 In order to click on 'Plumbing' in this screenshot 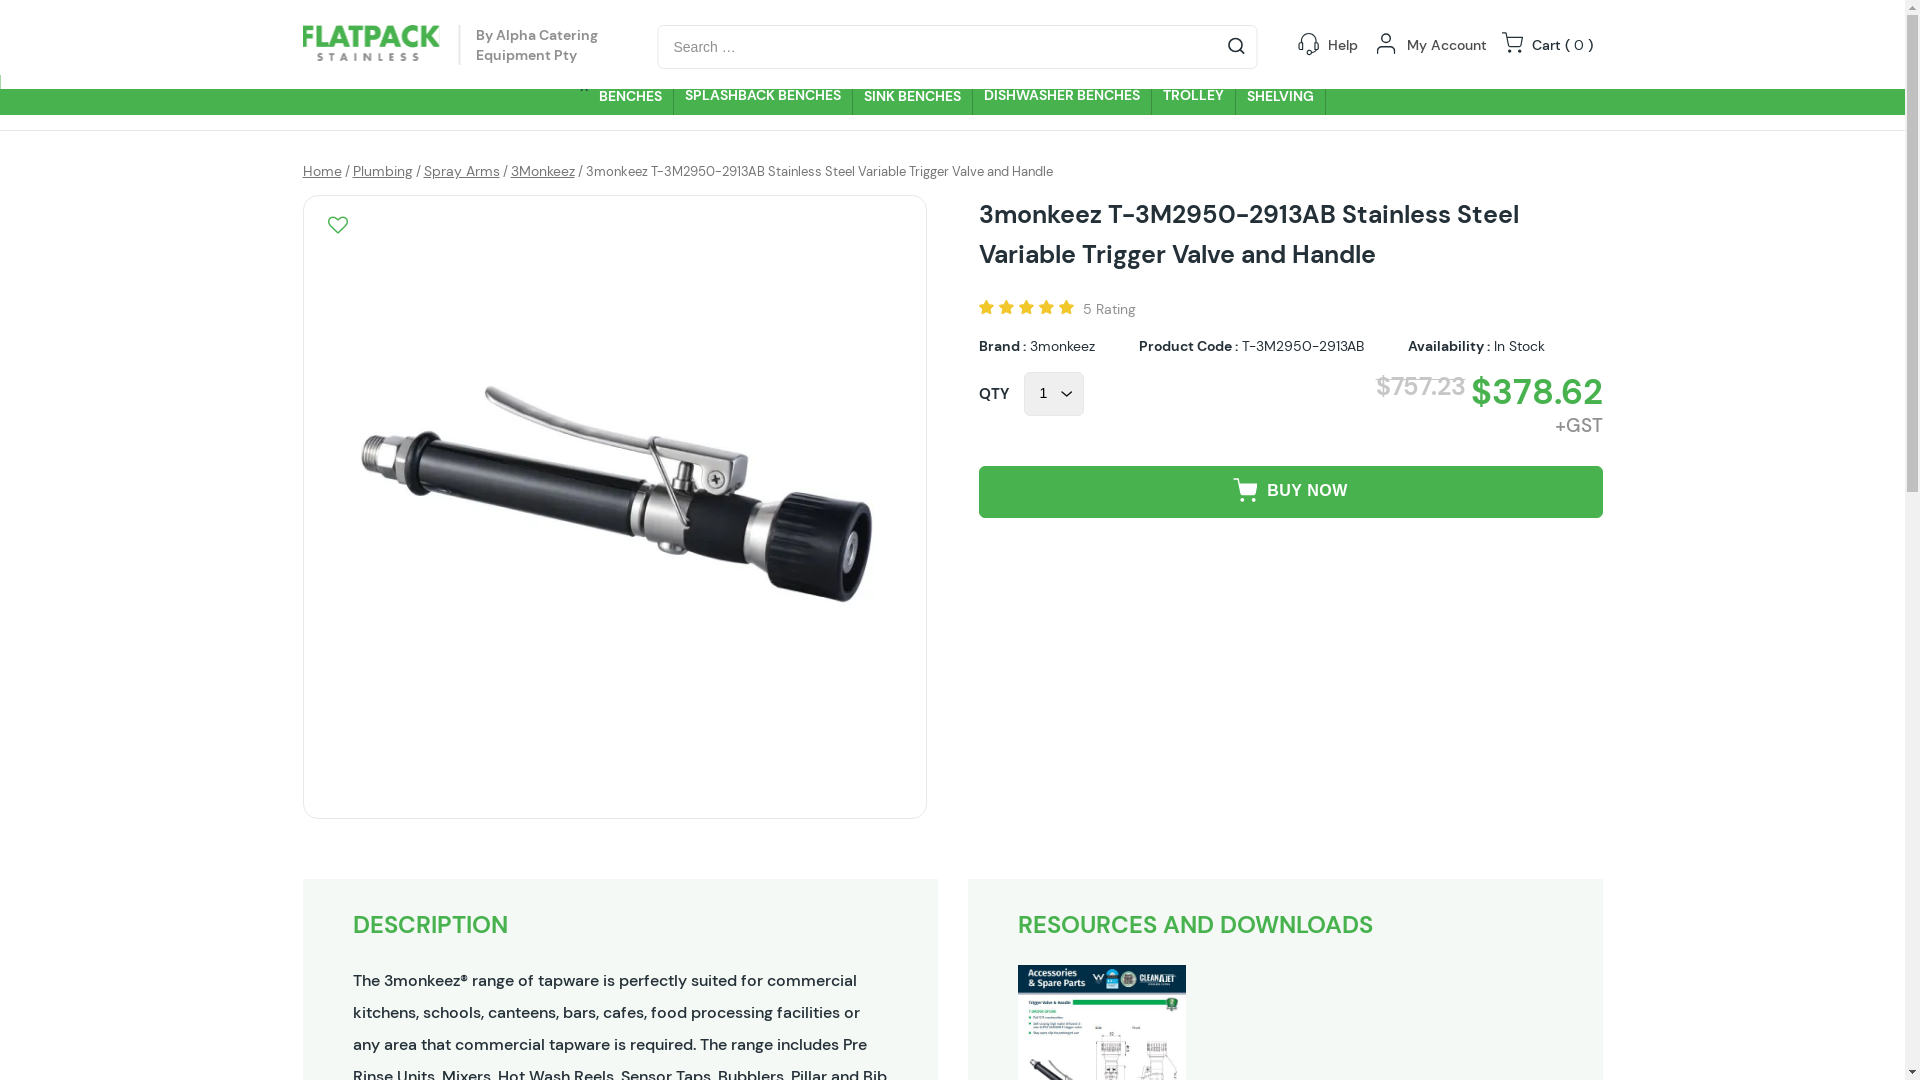, I will do `click(382, 169)`.